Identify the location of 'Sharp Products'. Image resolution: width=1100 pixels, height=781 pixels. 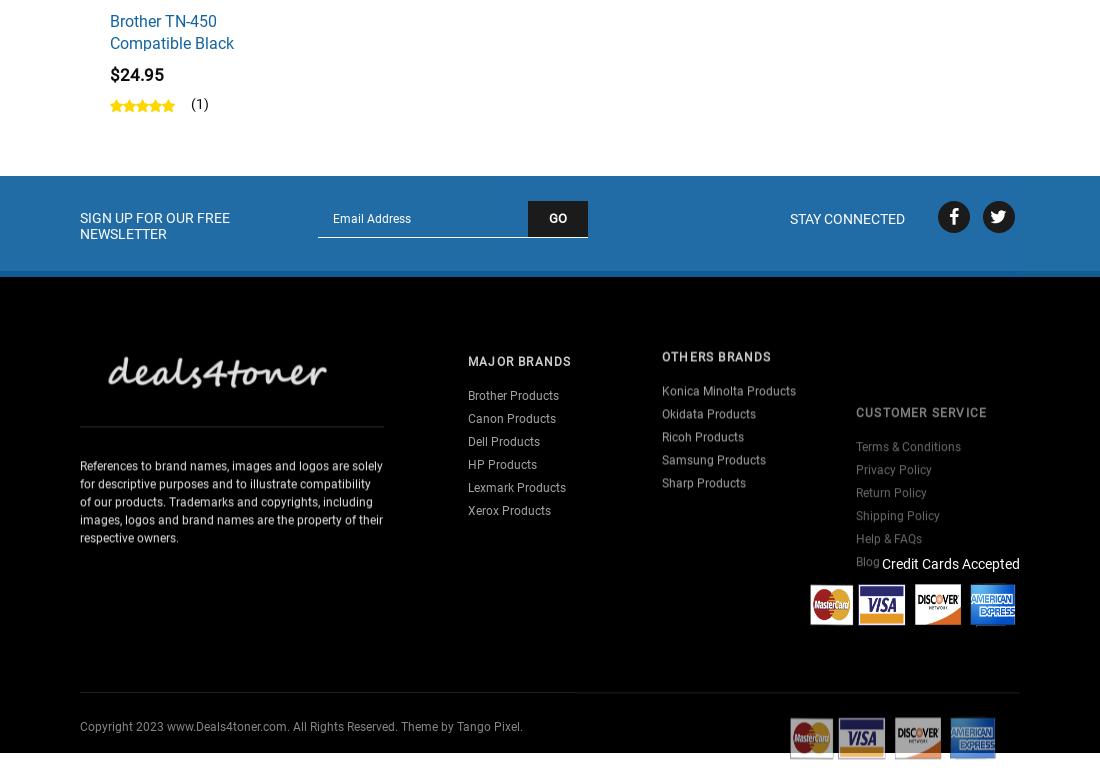
(703, 455).